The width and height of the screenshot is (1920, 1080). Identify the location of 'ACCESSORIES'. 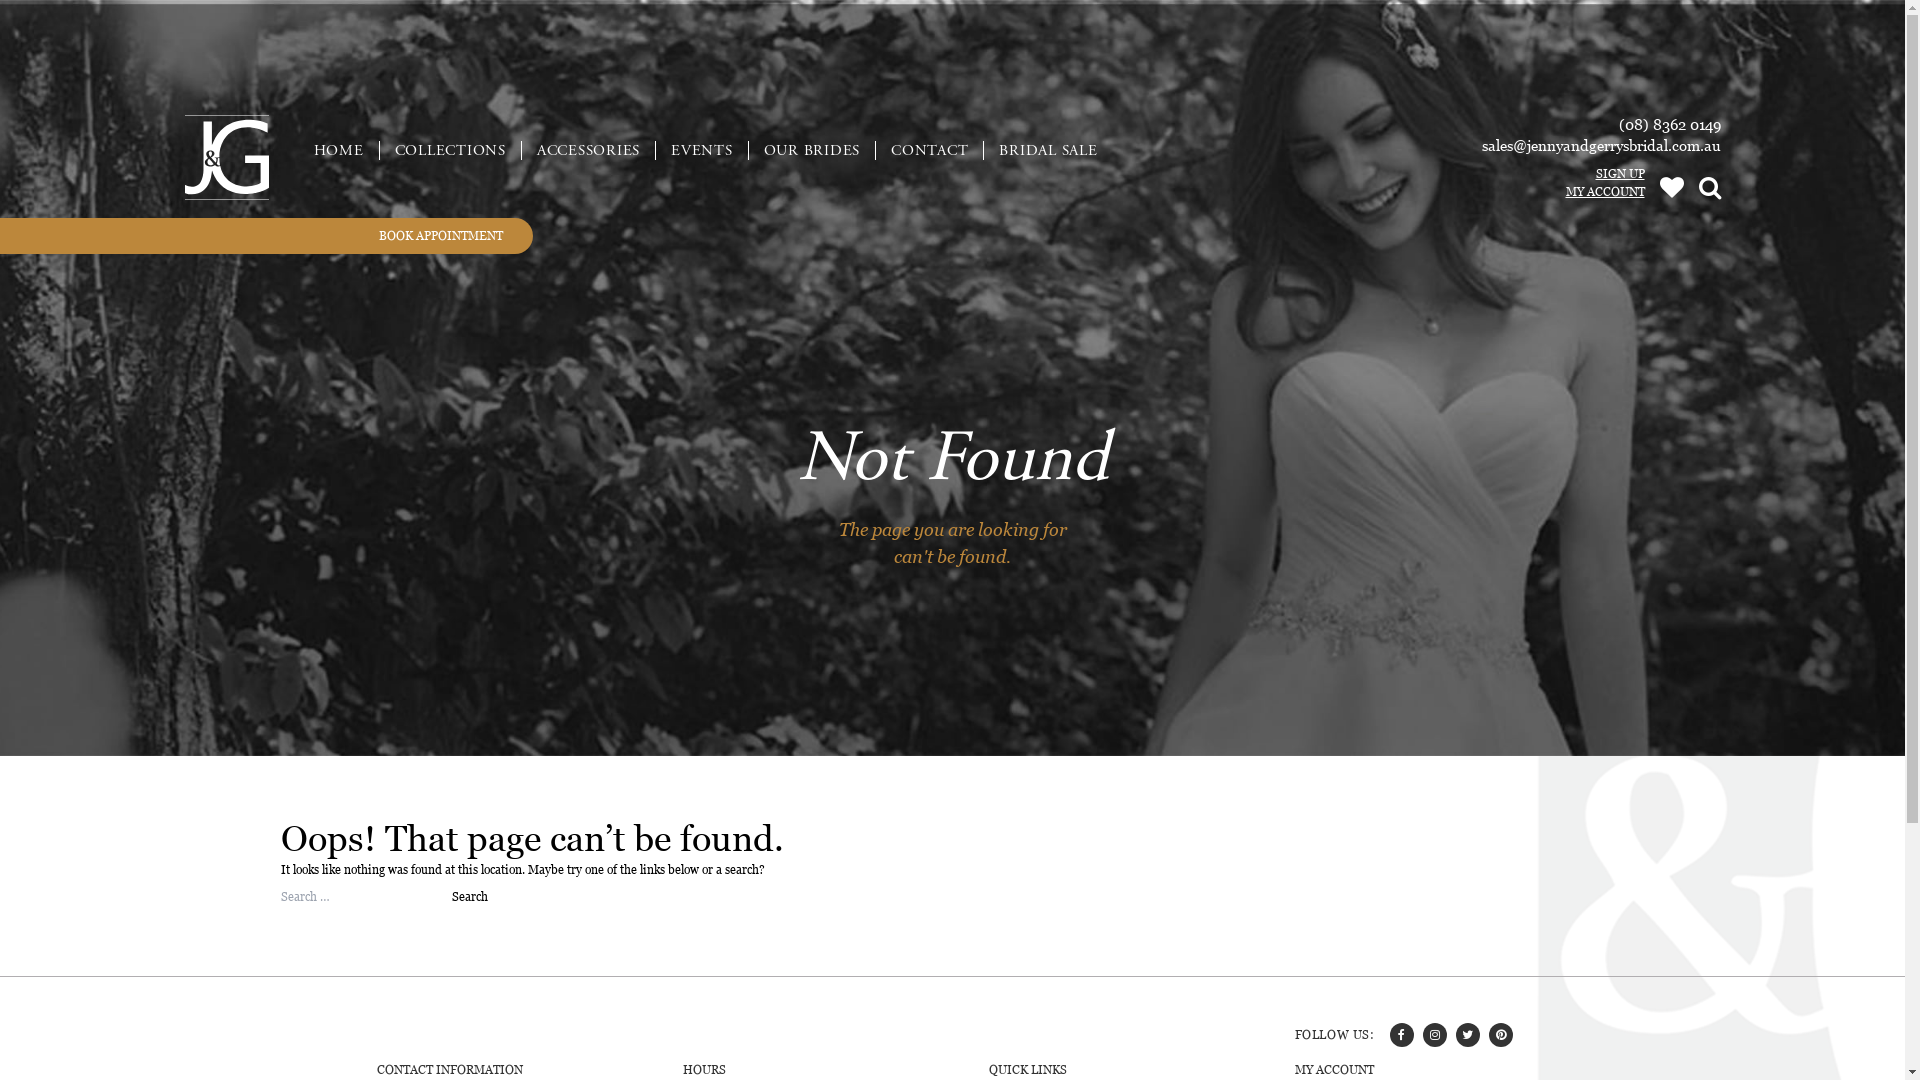
(588, 148).